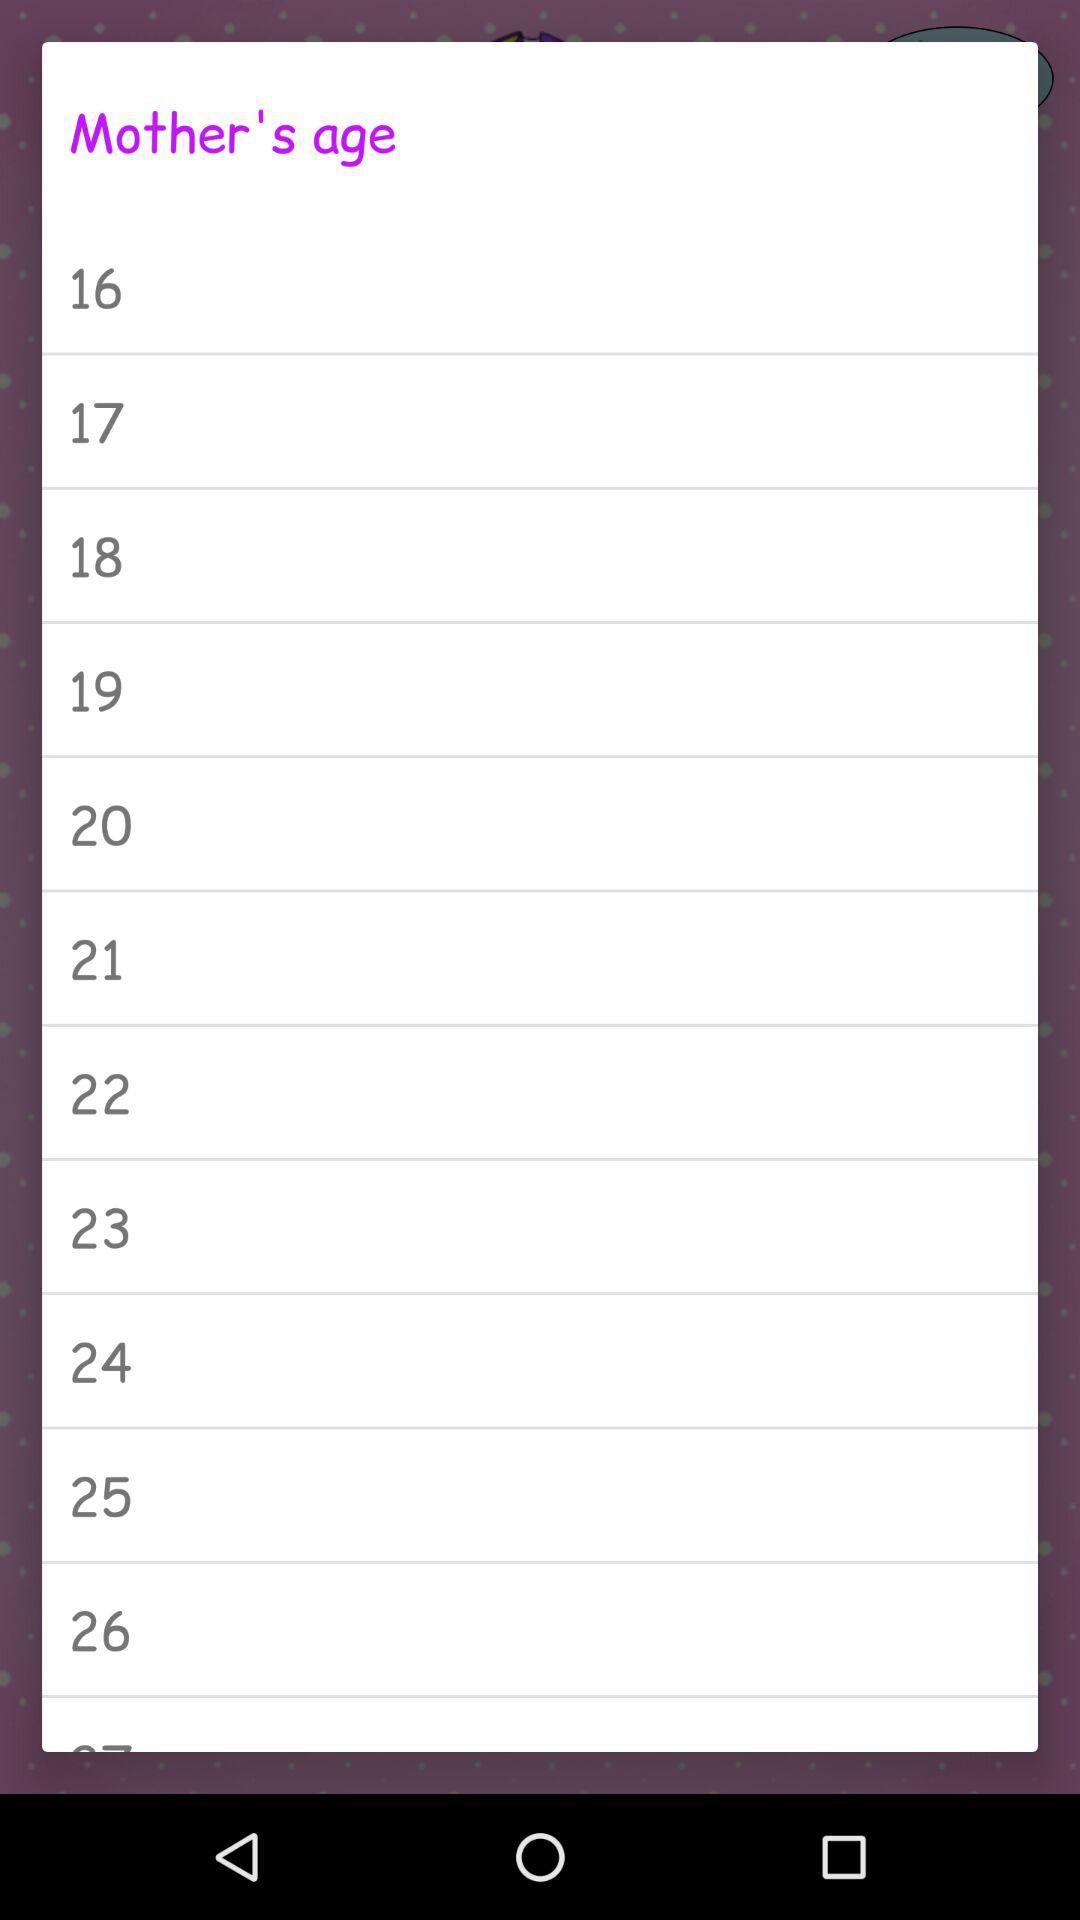 This screenshot has width=1080, height=1920. Describe the element at coordinates (540, 1723) in the screenshot. I see `the 27 item` at that location.